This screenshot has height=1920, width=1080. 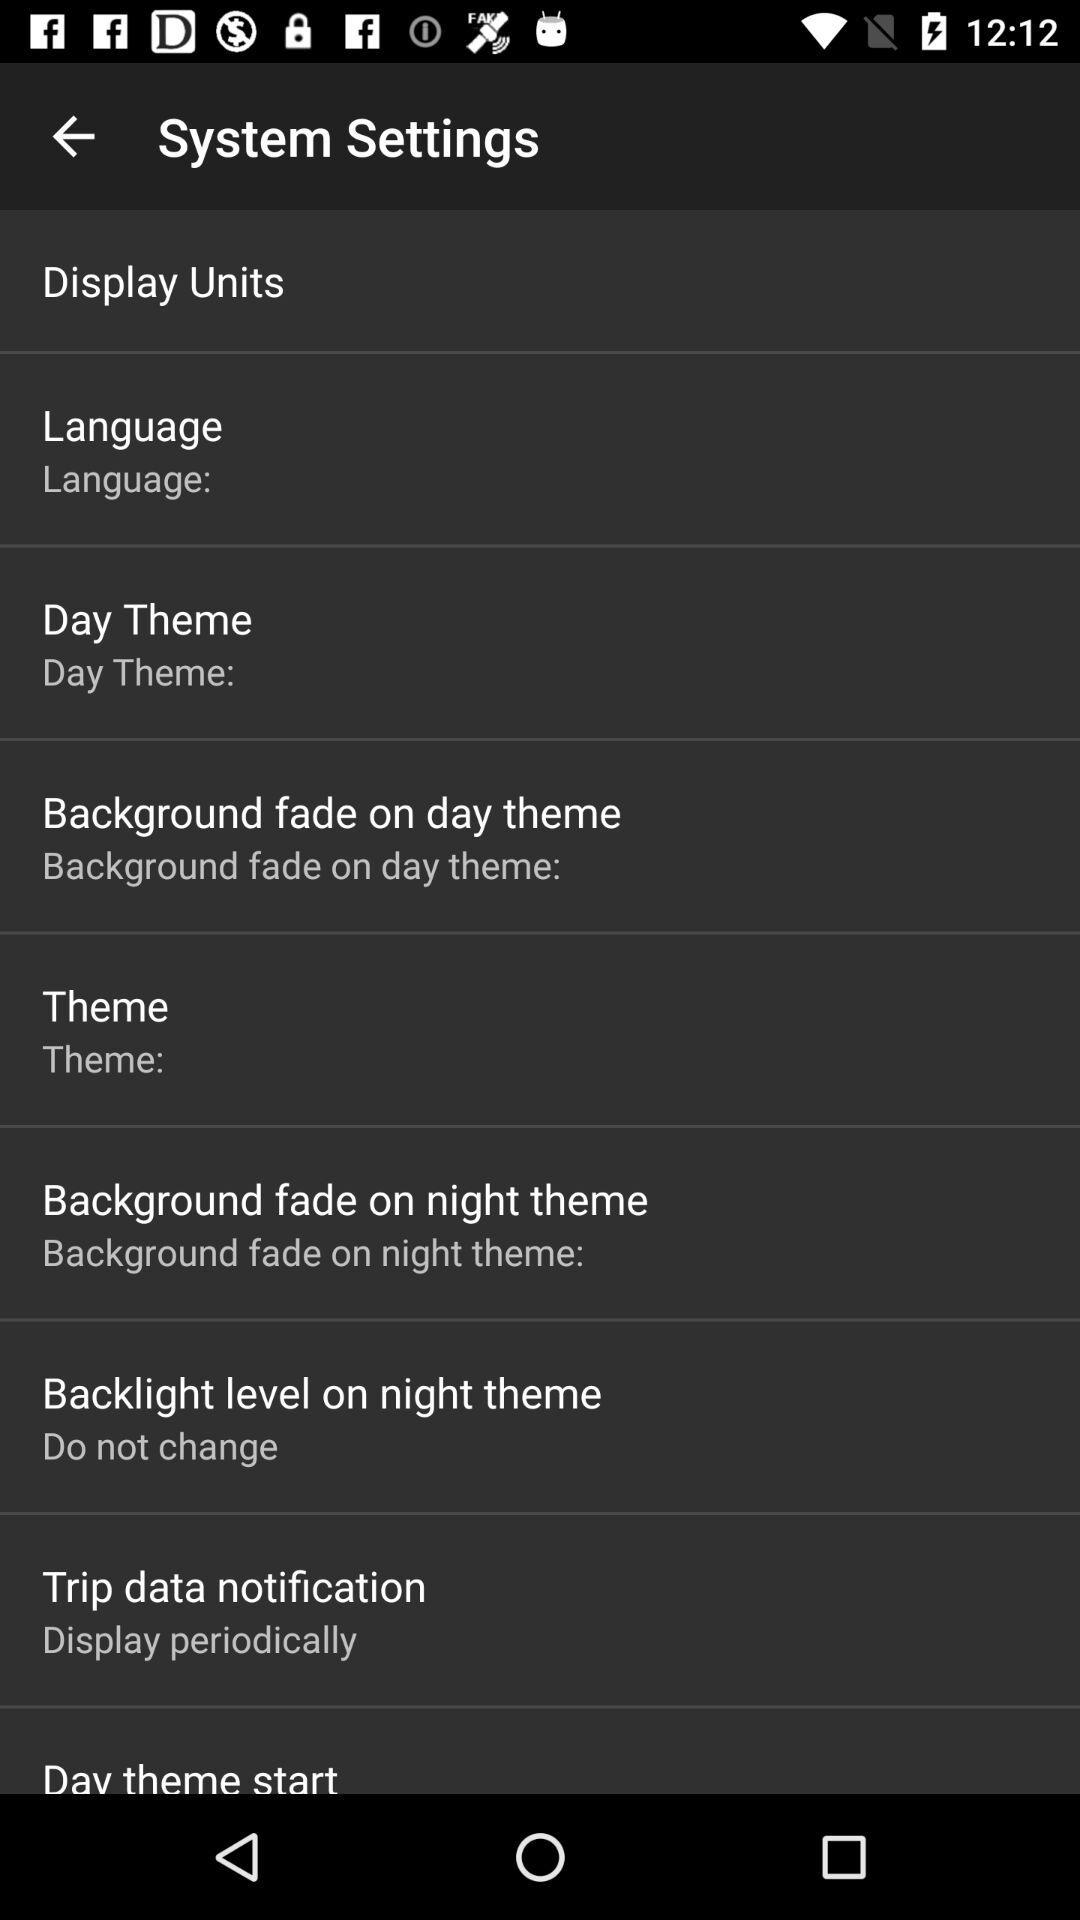 I want to click on the trip data notification app, so click(x=233, y=1584).